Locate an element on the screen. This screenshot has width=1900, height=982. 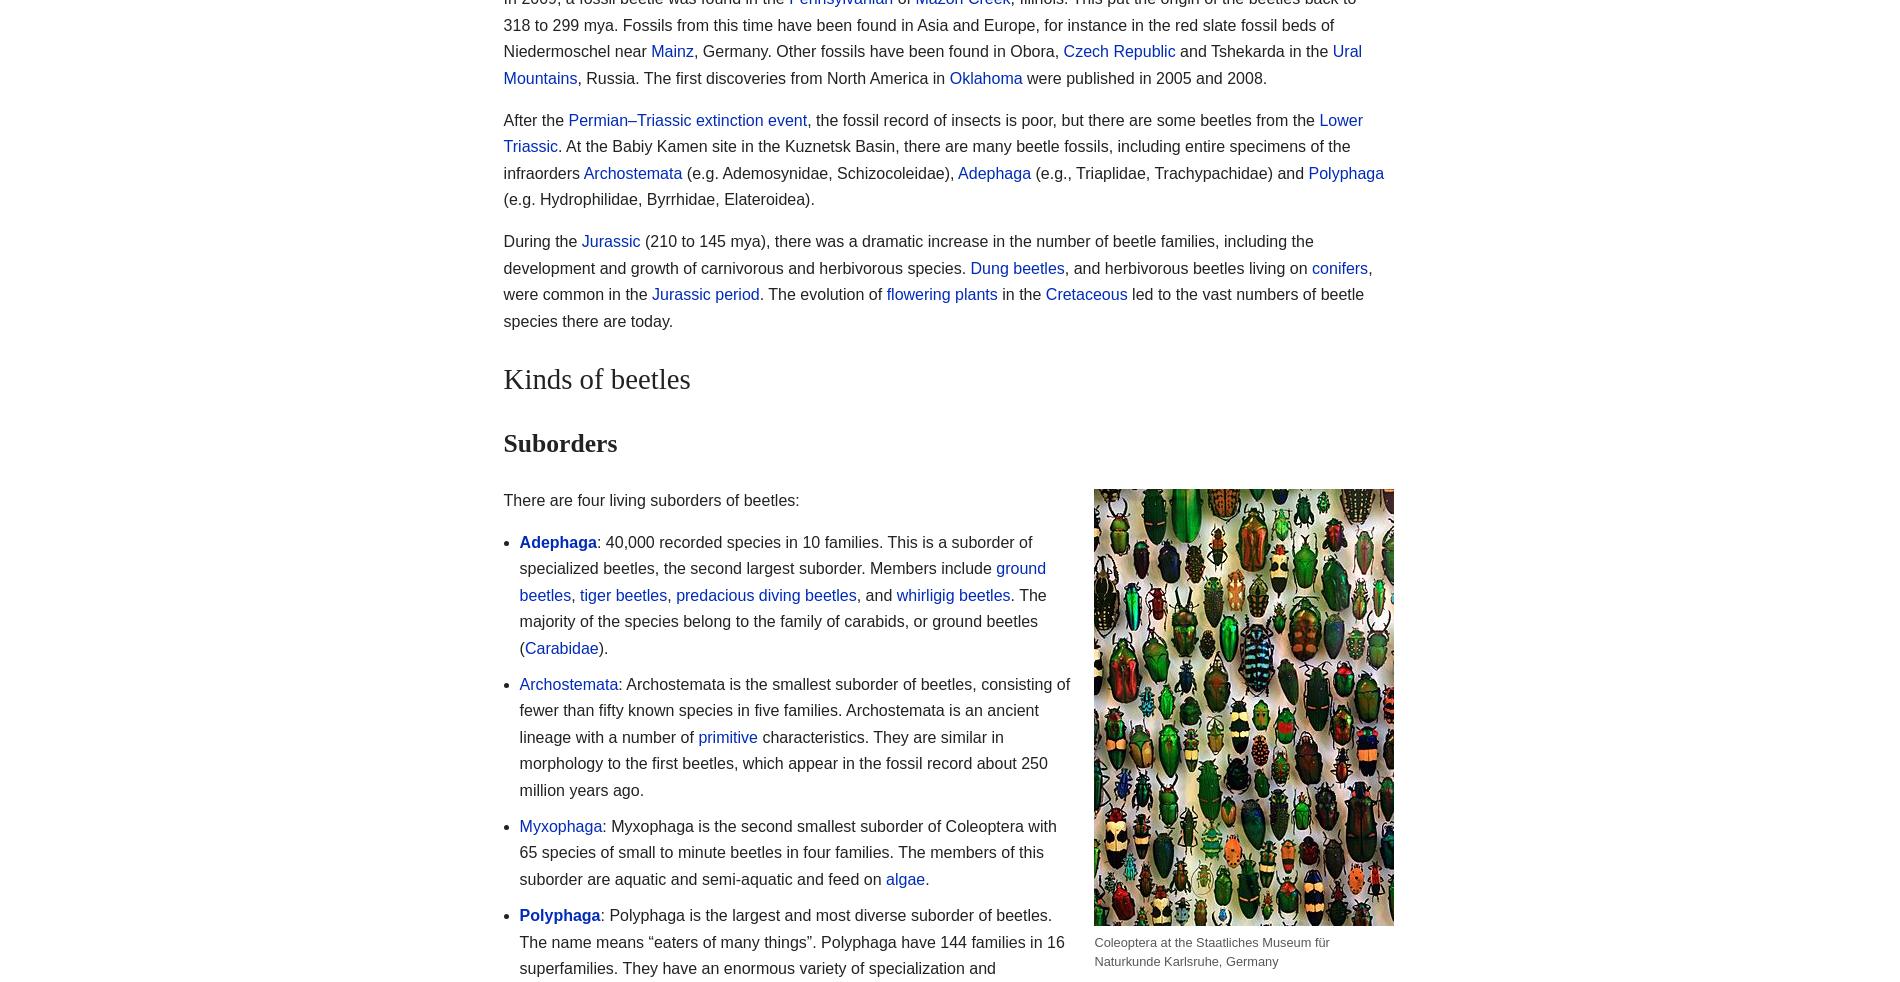
'(e.g., Triaplidae, Trachypachidae) and' is located at coordinates (1169, 171).